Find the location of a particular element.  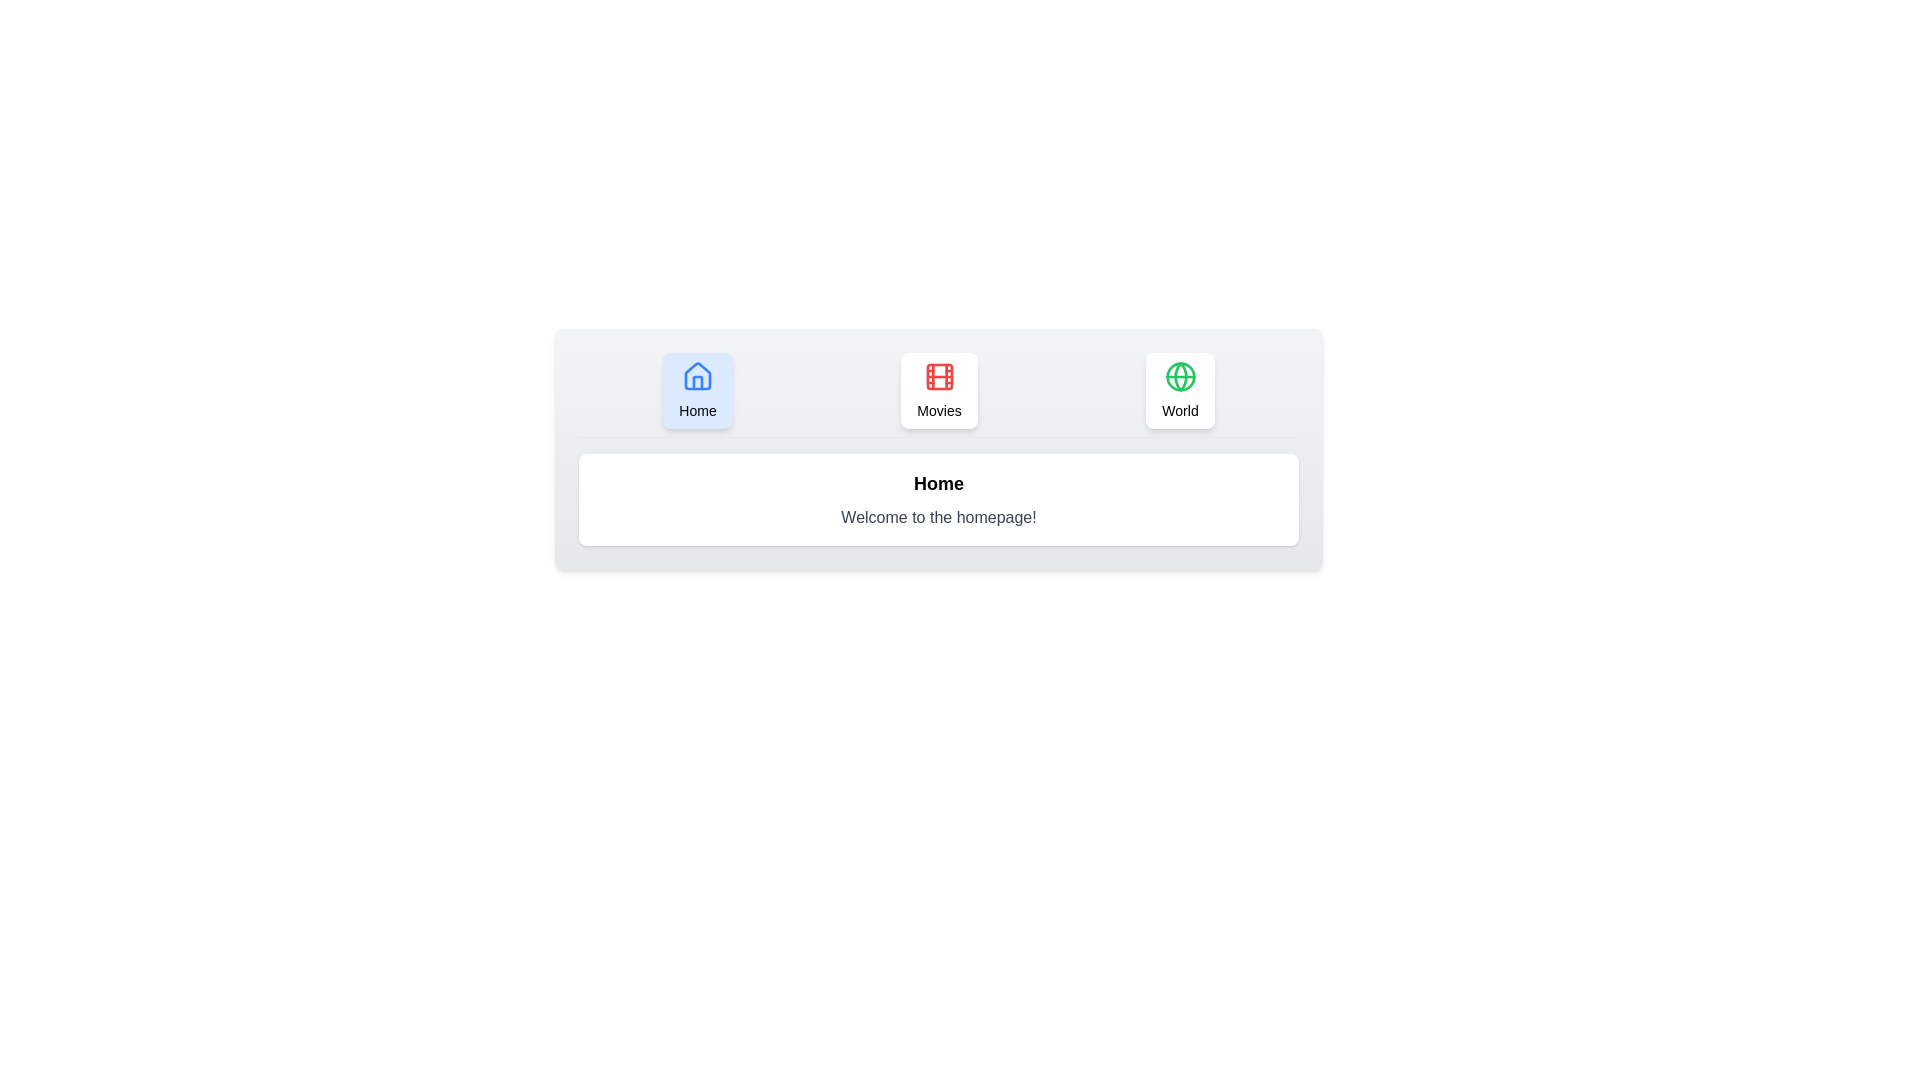

the World tab to observe its hover effect is located at coordinates (1180, 390).